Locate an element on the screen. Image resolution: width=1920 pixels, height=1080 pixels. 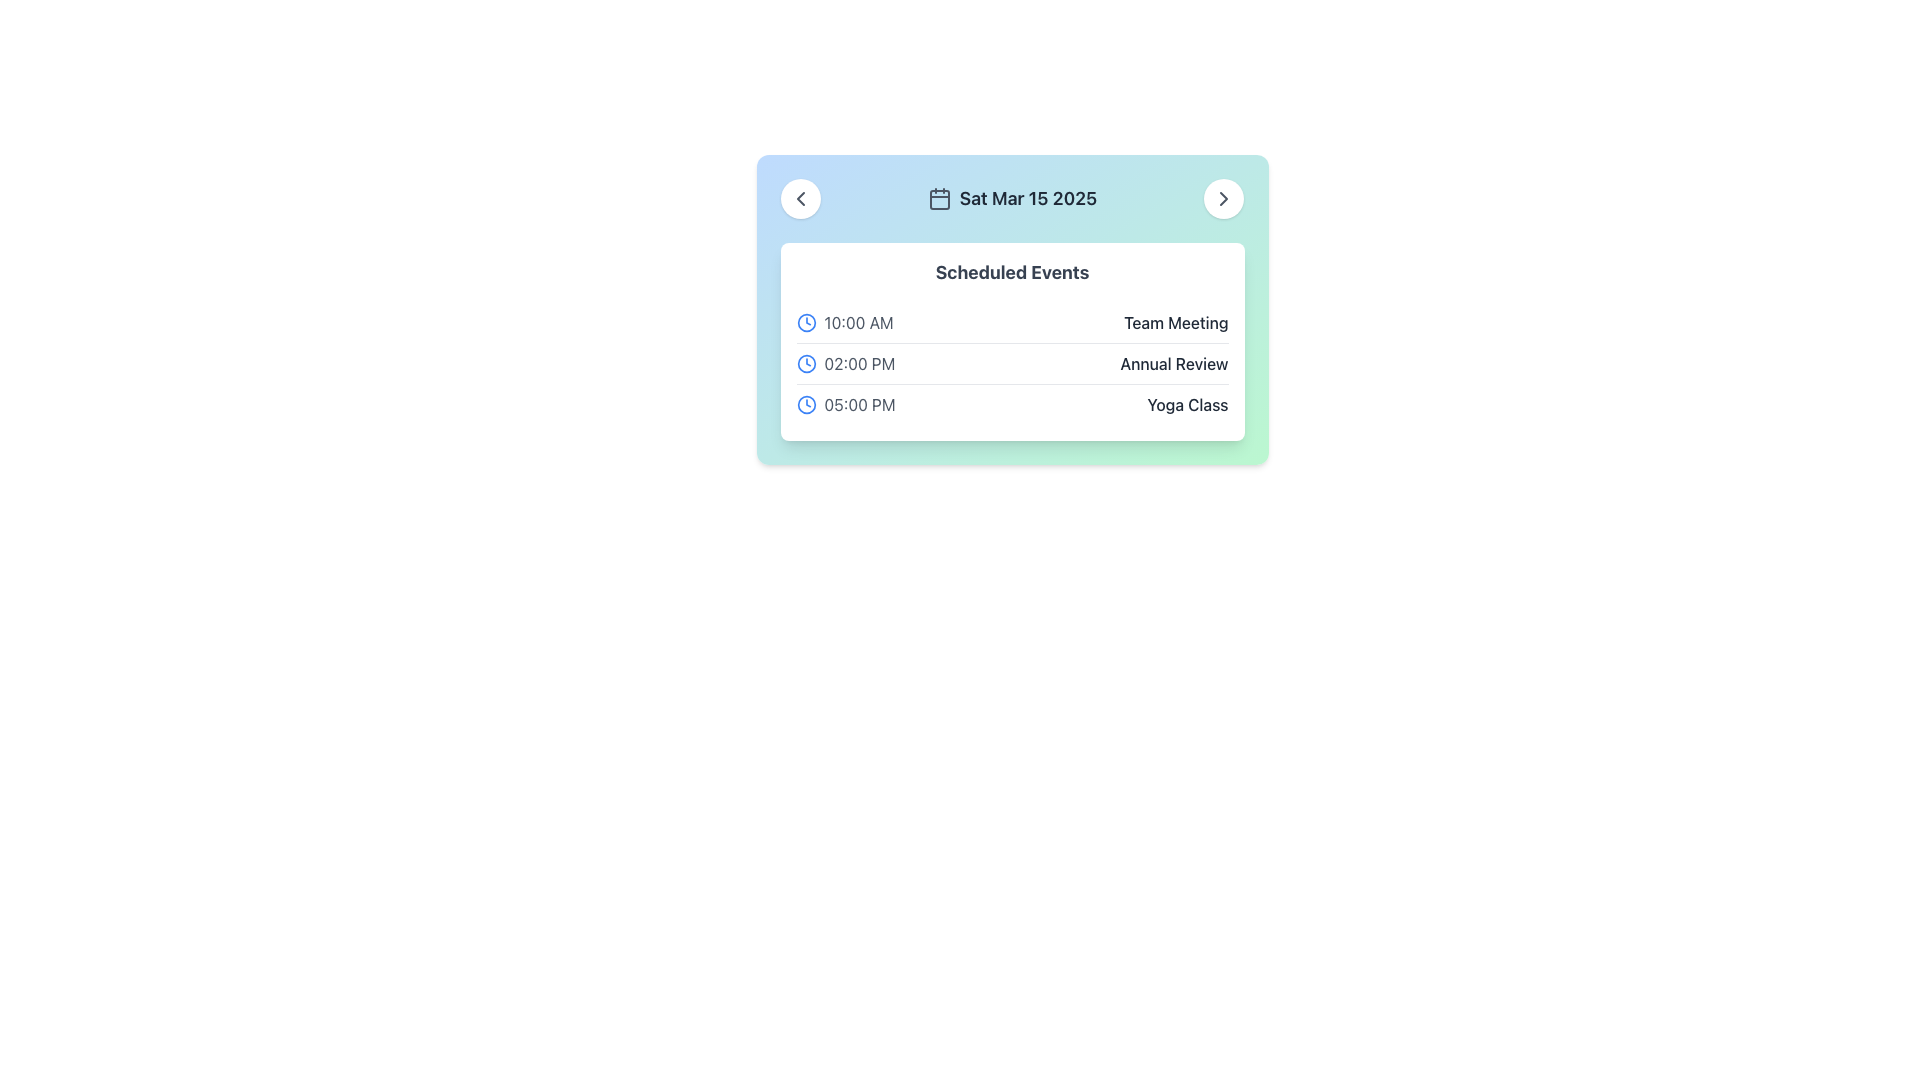
the arrow icon located at the top-right corner of the calendar's header section is located at coordinates (1223, 199).